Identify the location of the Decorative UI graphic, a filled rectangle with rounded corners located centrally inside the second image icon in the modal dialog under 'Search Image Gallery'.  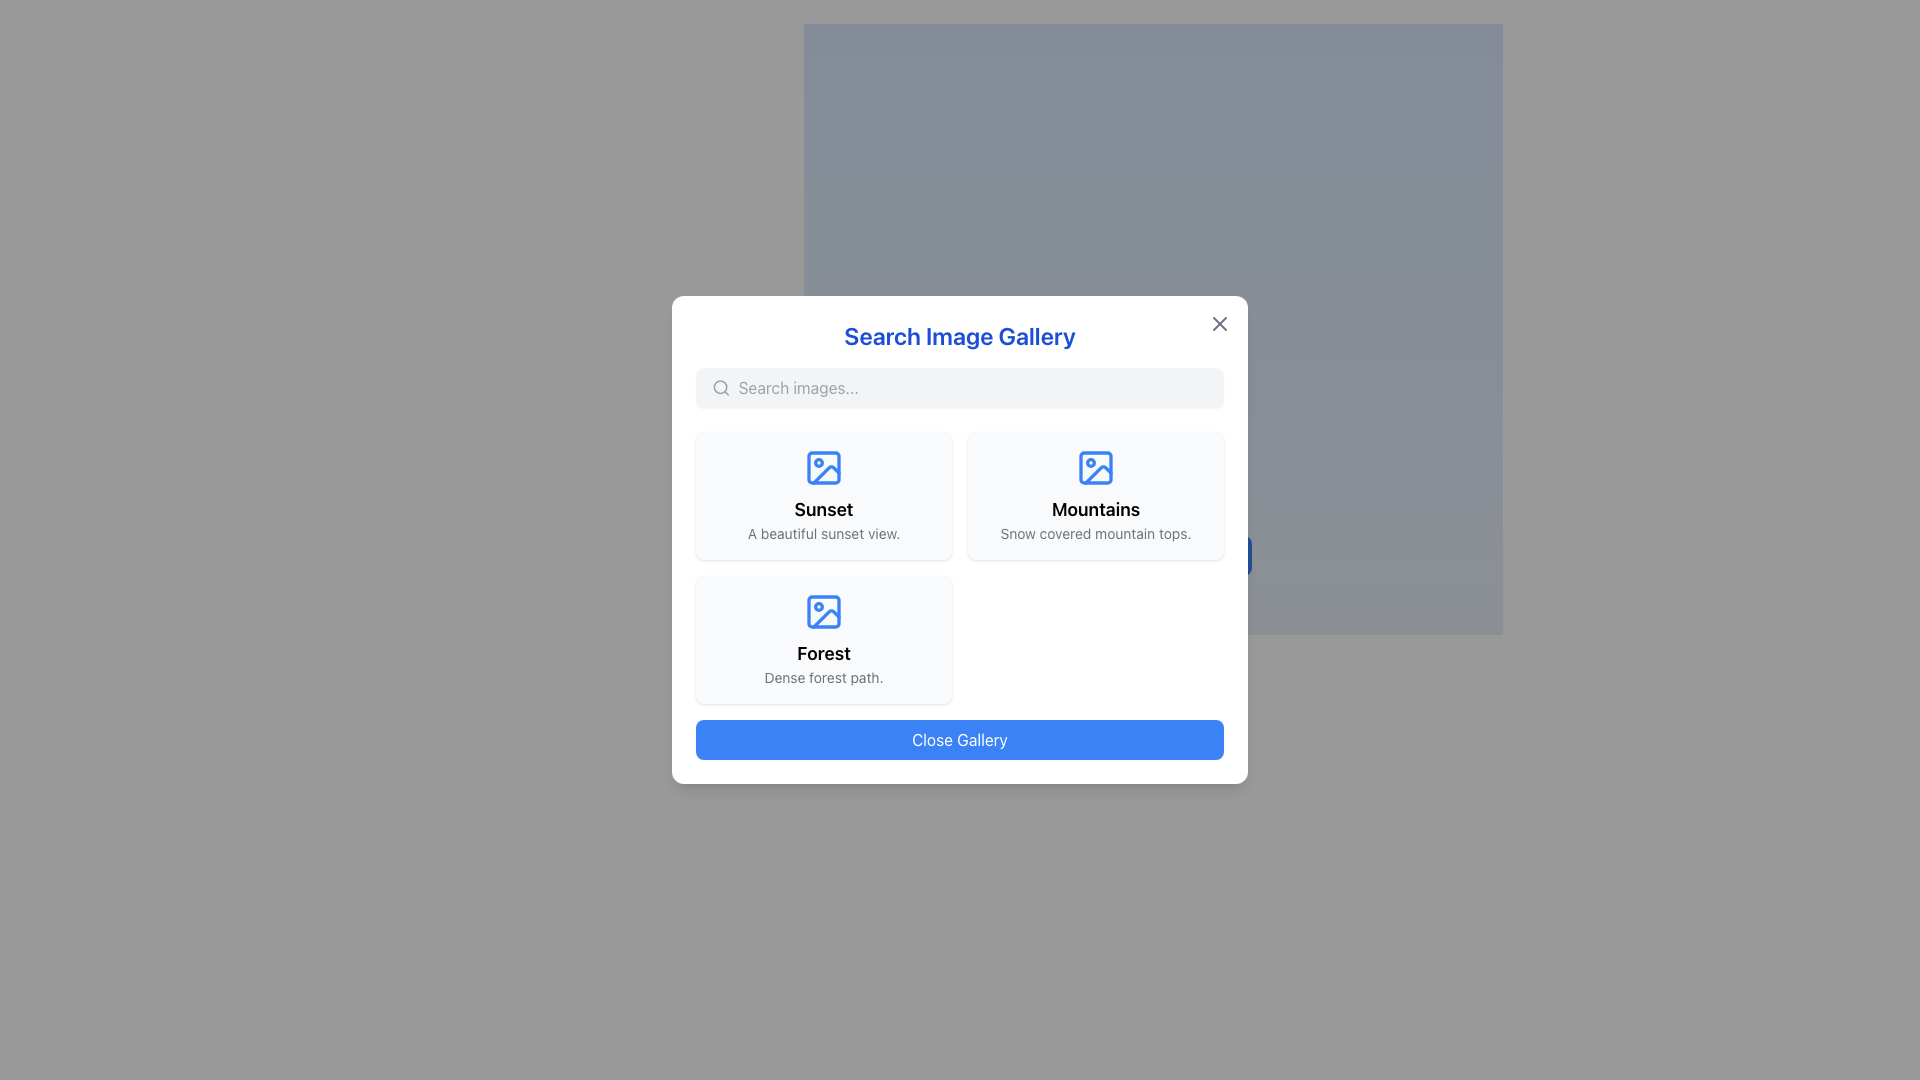
(1094, 467).